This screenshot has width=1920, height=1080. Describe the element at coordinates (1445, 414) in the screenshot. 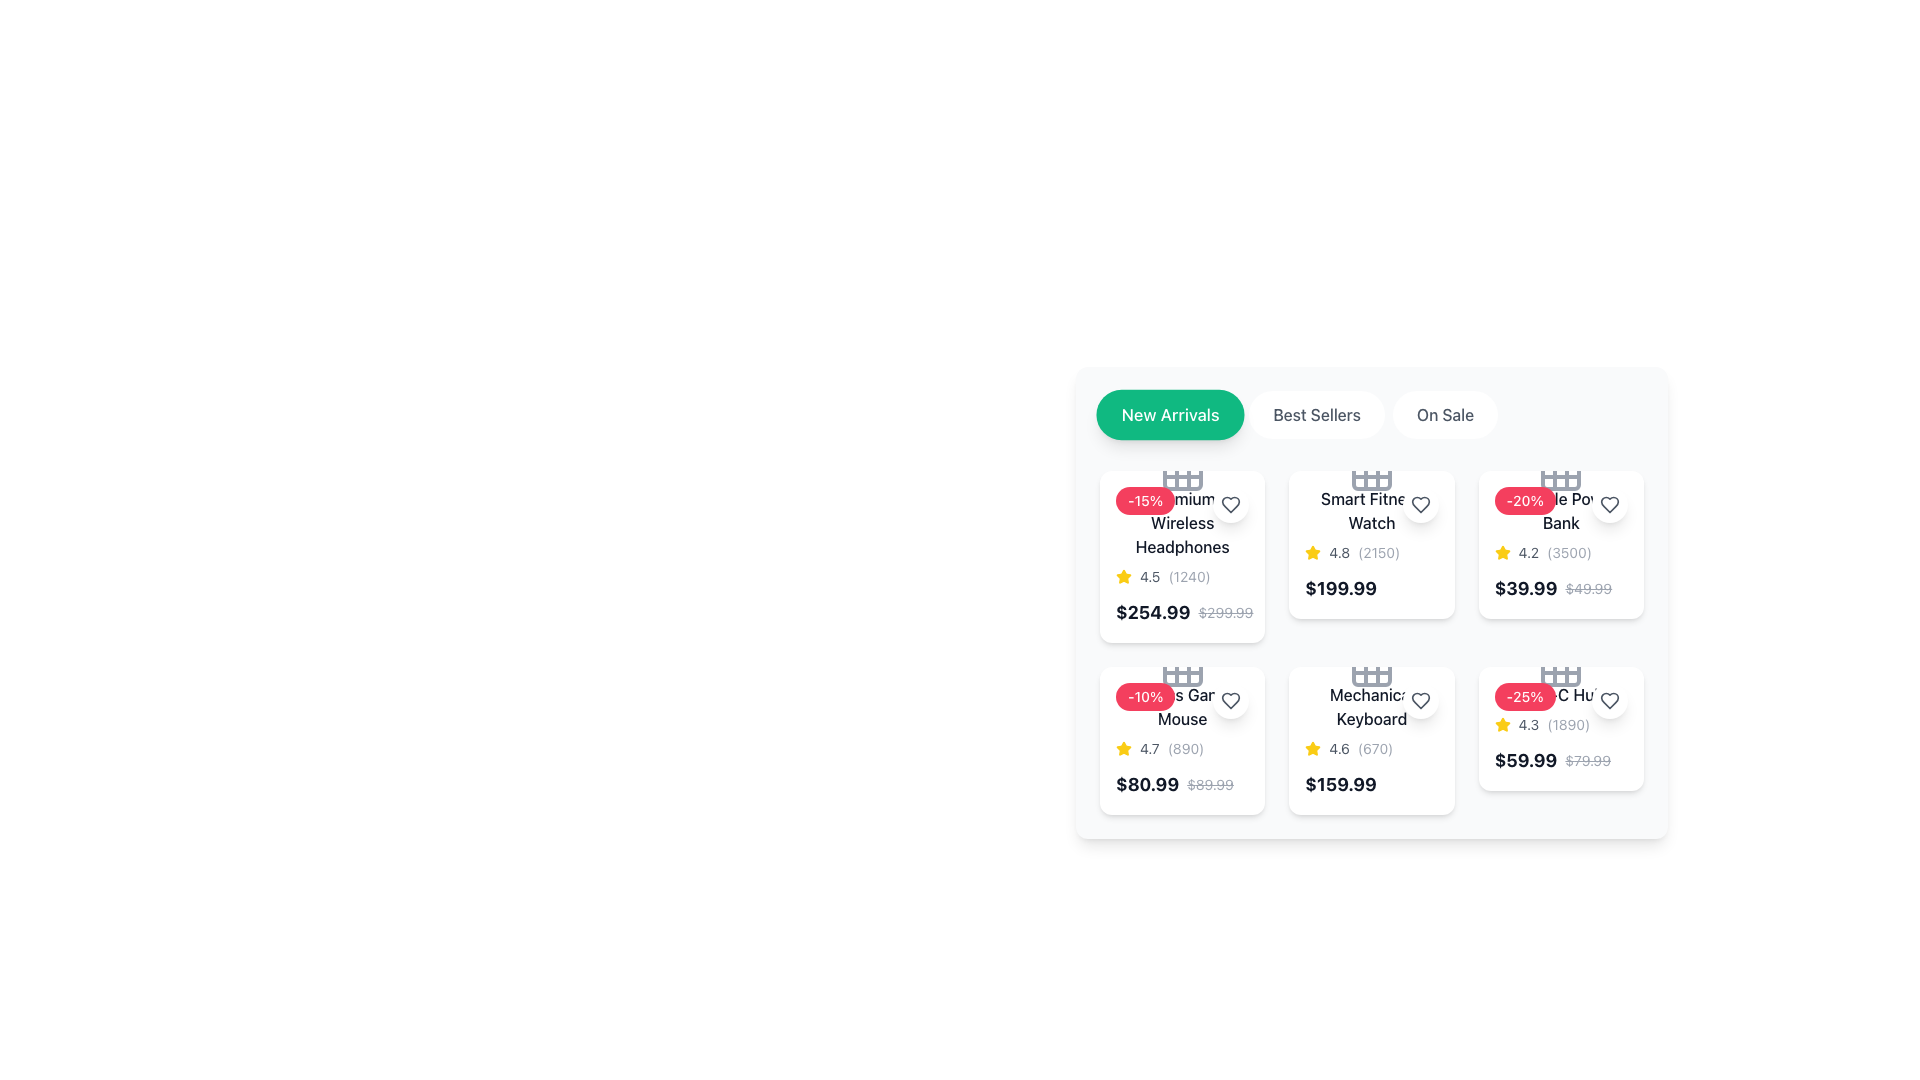

I see `the 'On Sale' button, which is a horizontally elongated button with rounded edges, white background, and gray text, located to the right of the 'Best Sellers' button, to filter to on-sale items` at that location.